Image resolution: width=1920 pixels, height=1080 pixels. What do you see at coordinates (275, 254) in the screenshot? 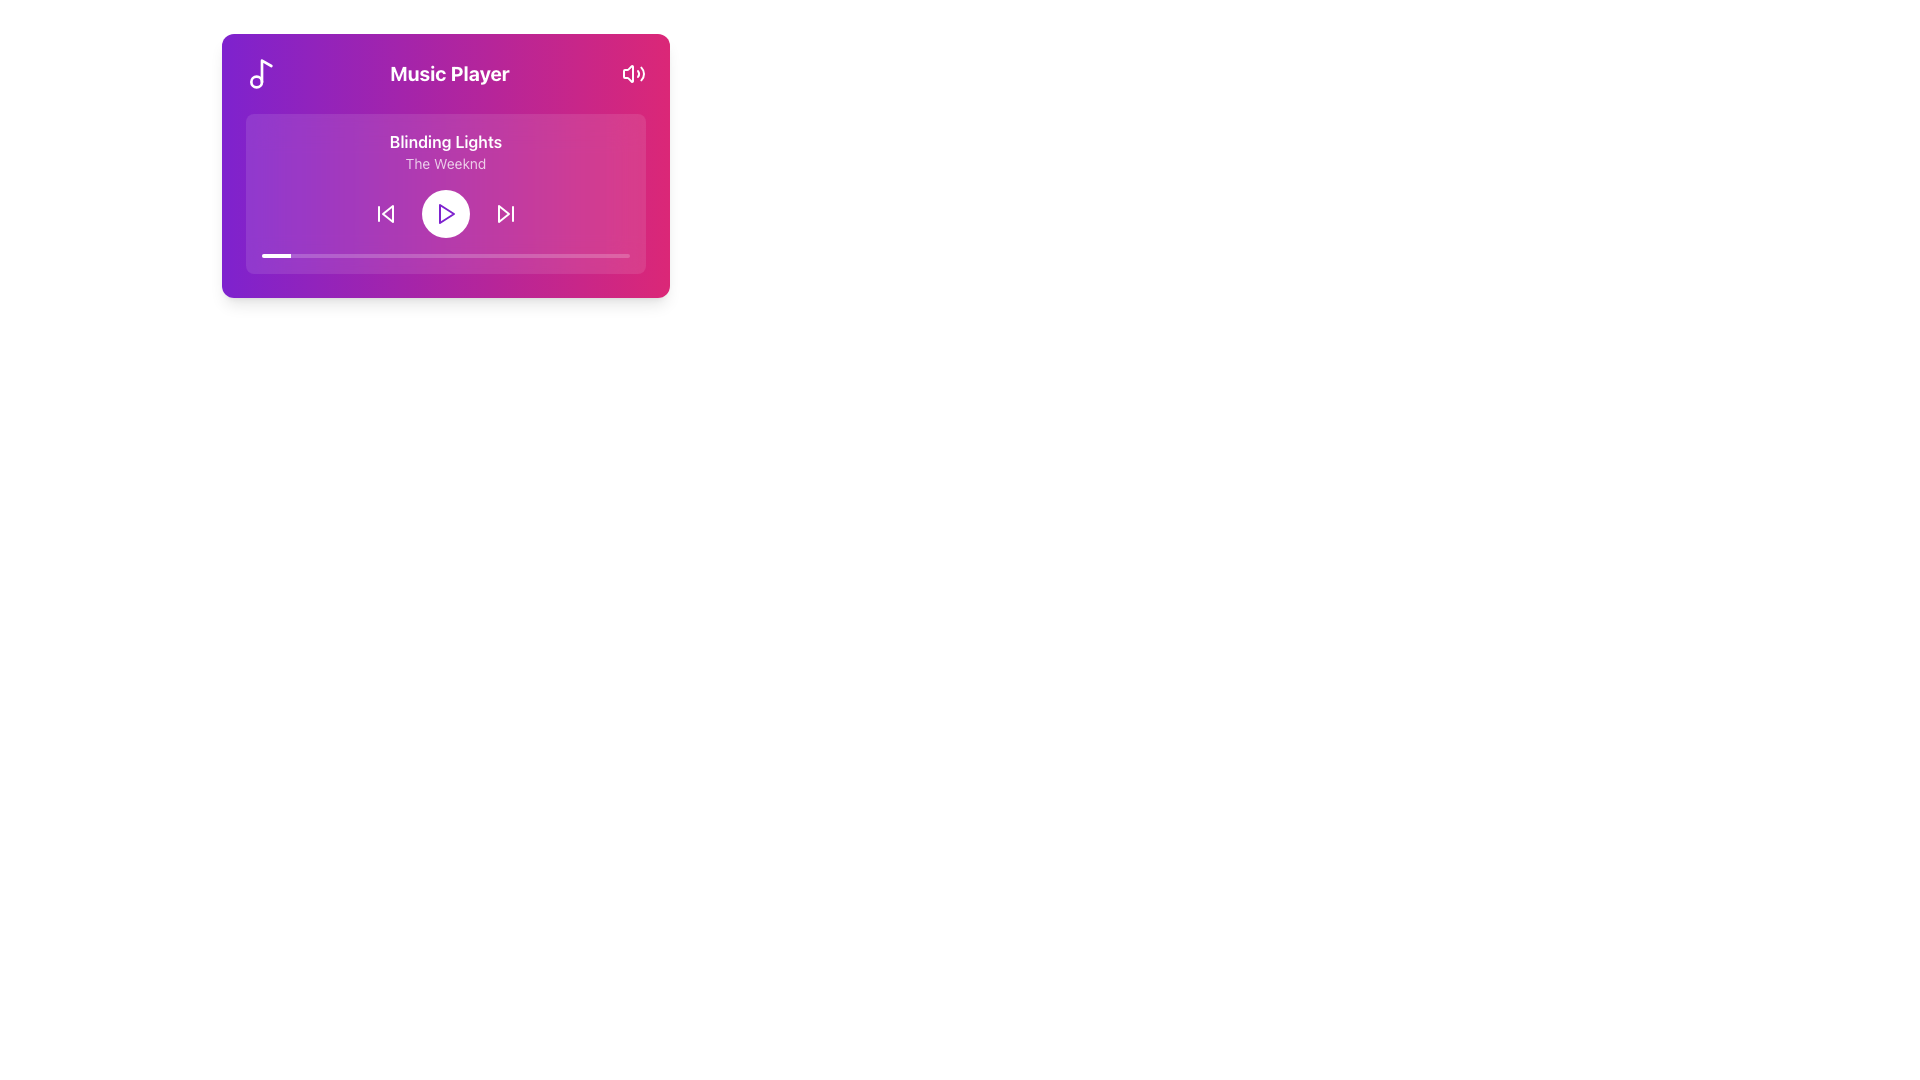
I see `the narrow, rectangular progress bar segment with a white background located at the far-left edge of the progress bar` at bounding box center [275, 254].